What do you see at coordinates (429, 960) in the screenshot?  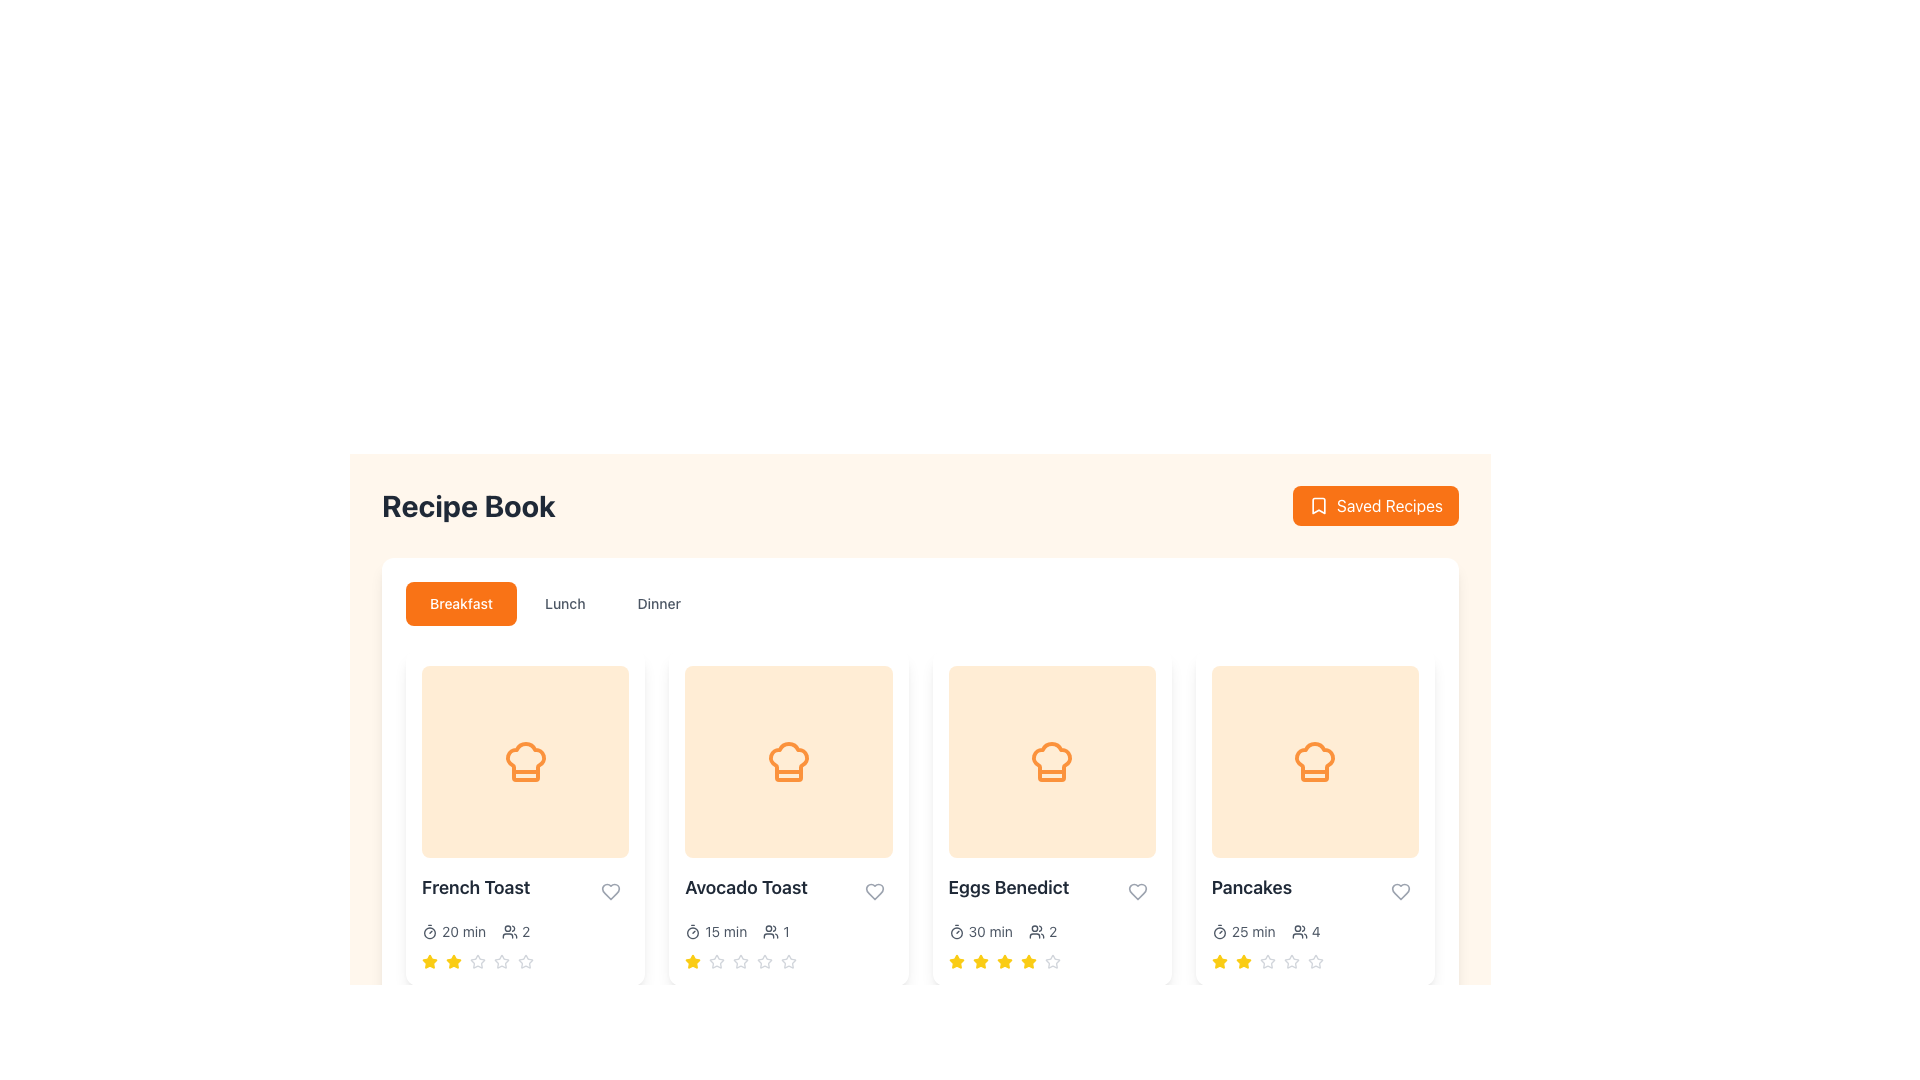 I see `the first star in the rating system` at bounding box center [429, 960].